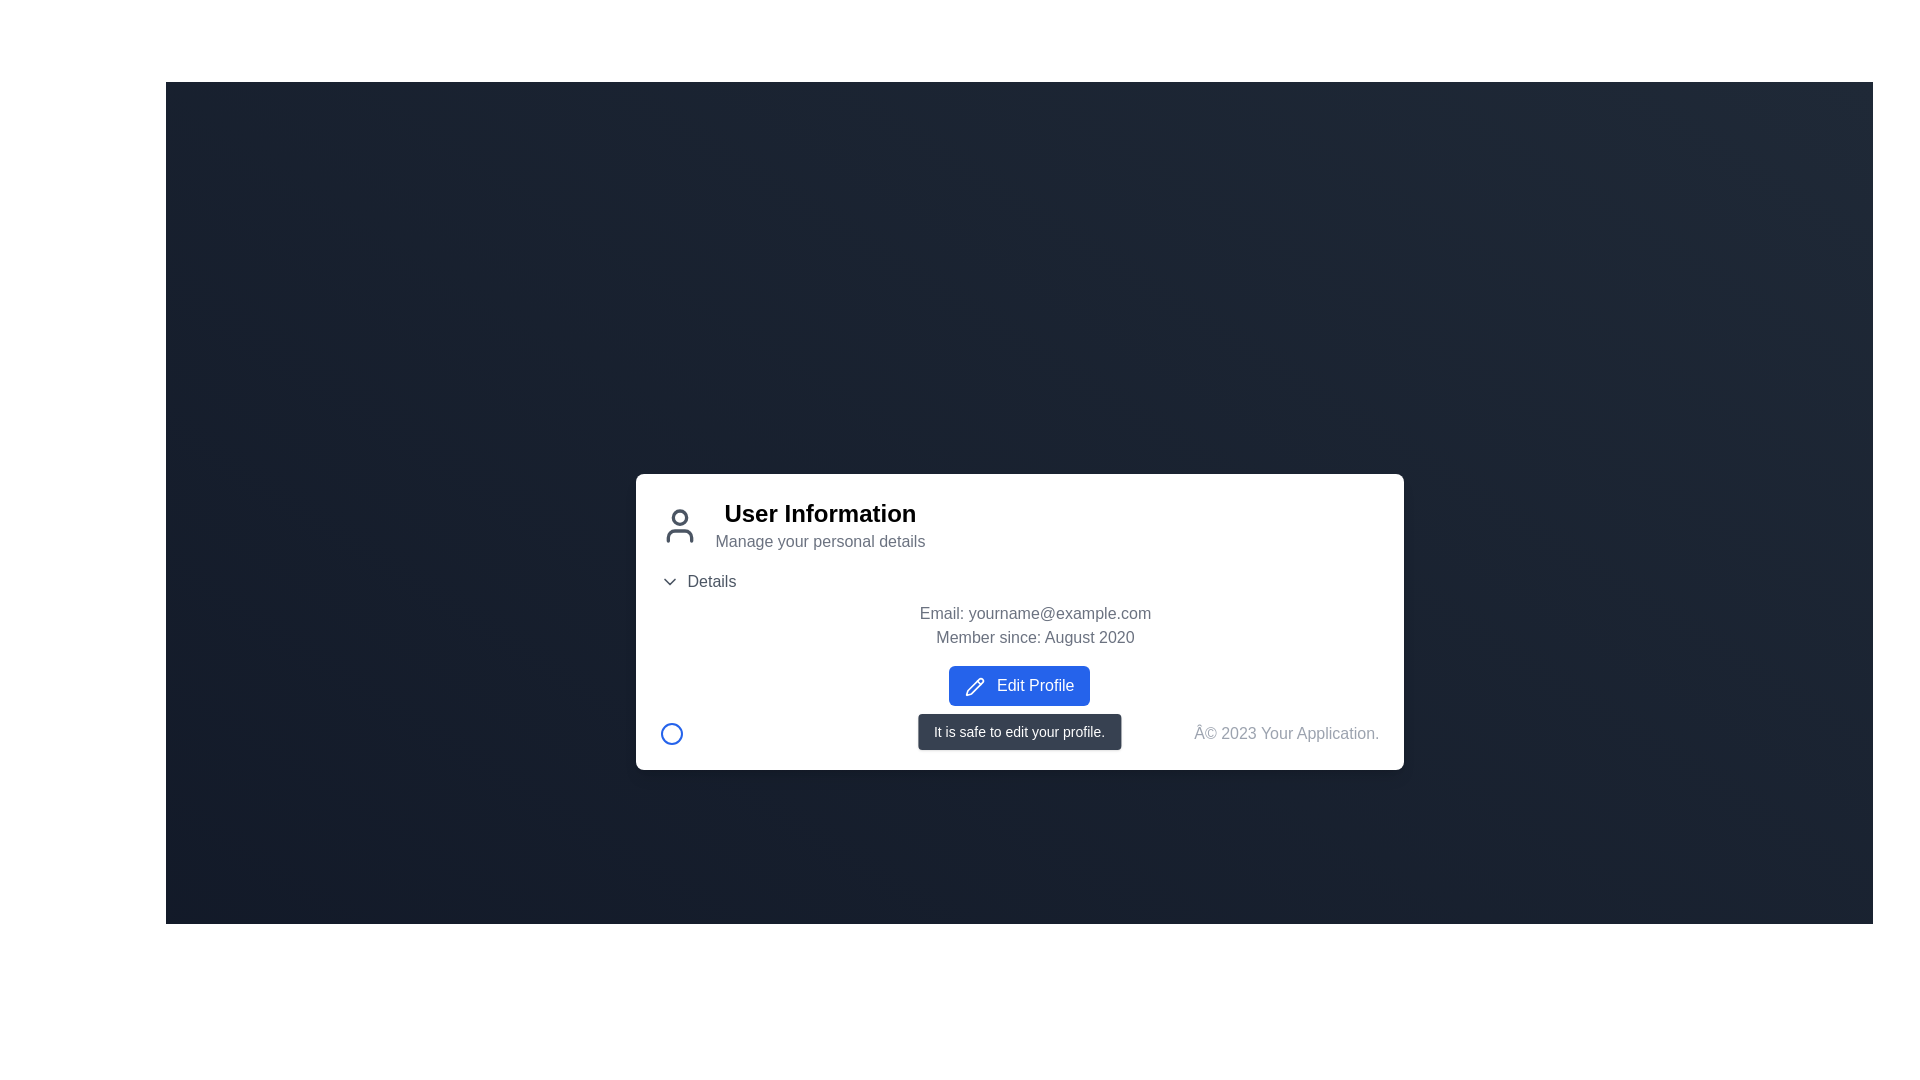 The width and height of the screenshot is (1920, 1080). Describe the element at coordinates (671, 733) in the screenshot. I see `the decorative circle icon` at that location.